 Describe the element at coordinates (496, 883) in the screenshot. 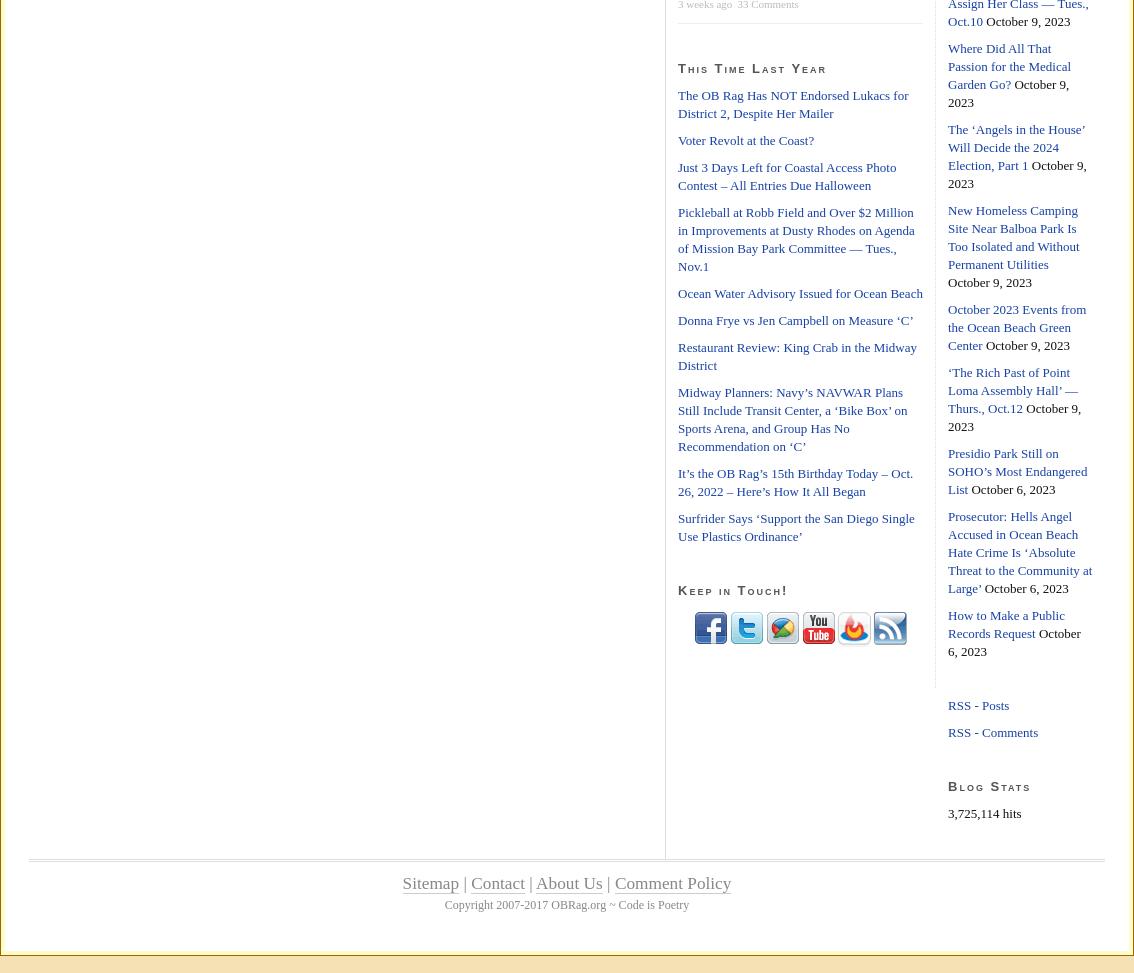

I see `'Contact'` at that location.